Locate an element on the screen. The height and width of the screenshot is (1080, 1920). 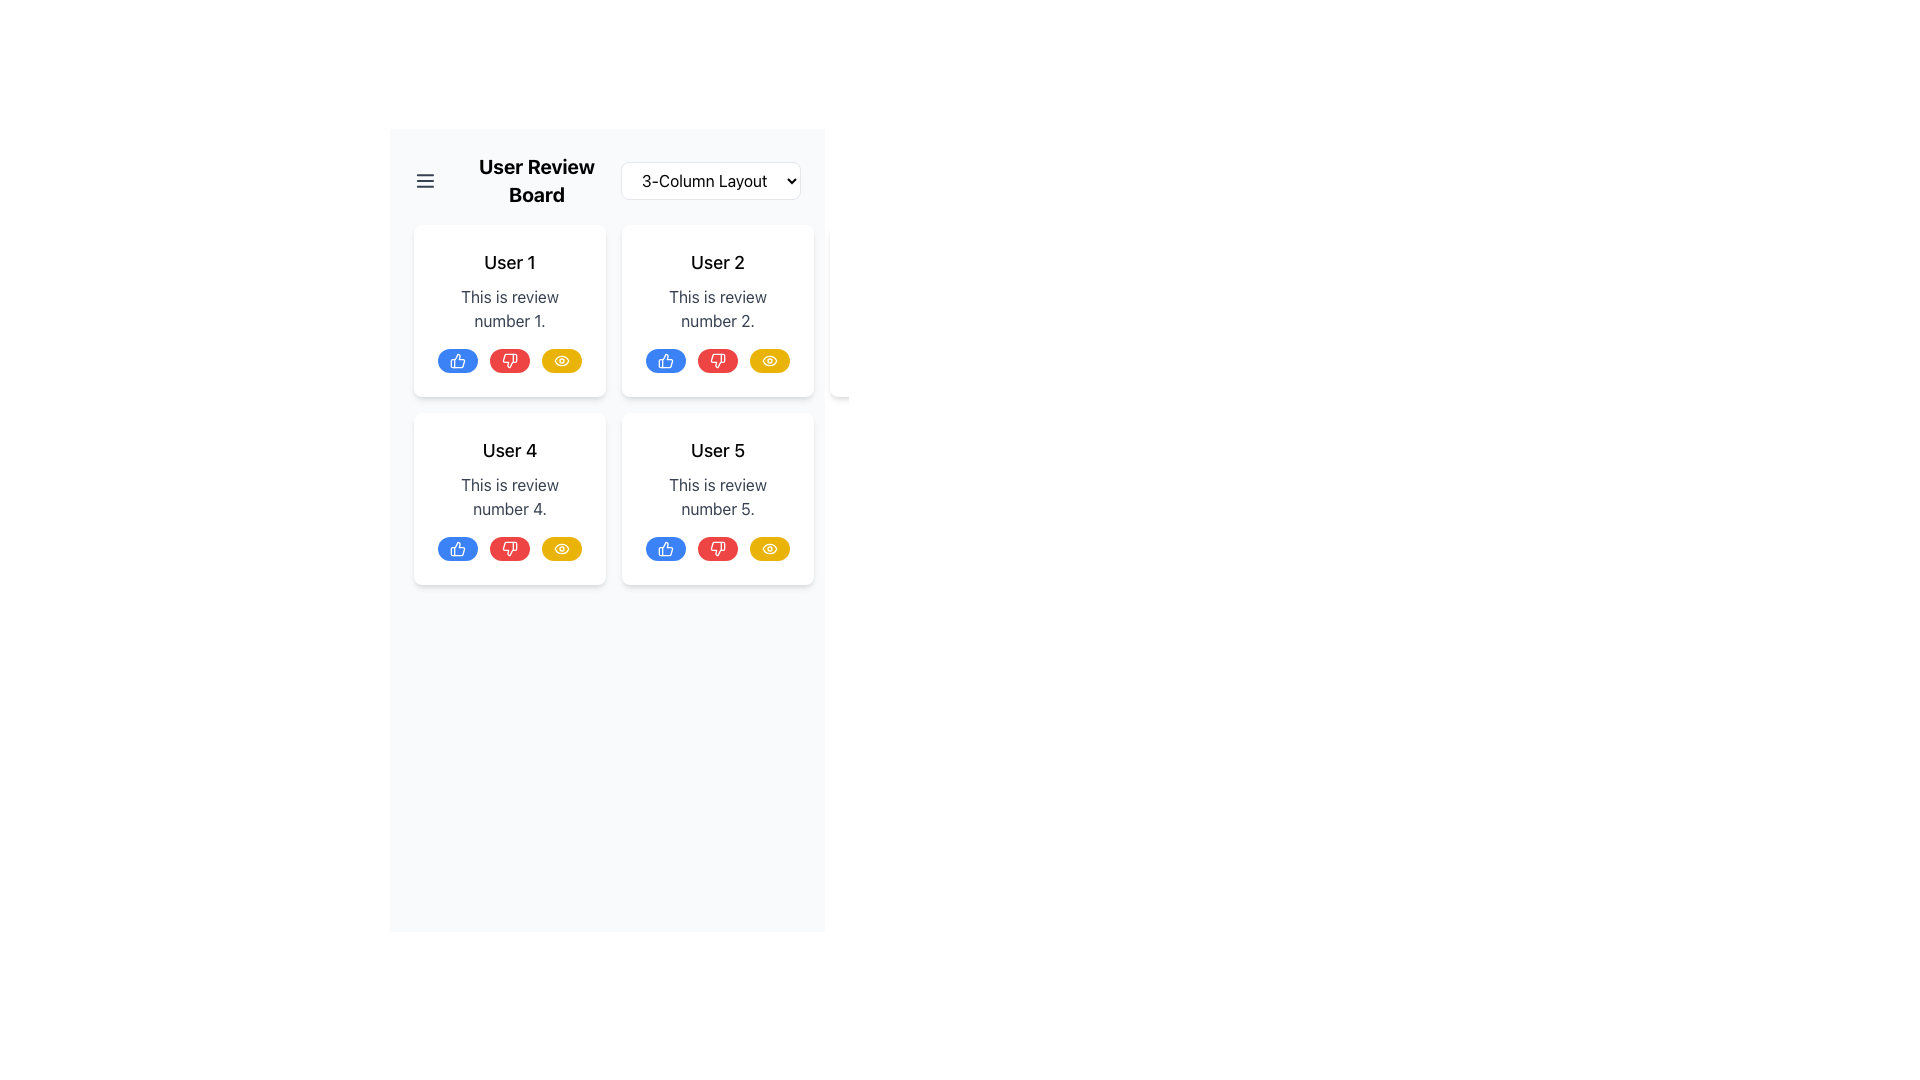
the middle dislike button located under 'User 4' in the review card to register a dislike is located at coordinates (509, 548).